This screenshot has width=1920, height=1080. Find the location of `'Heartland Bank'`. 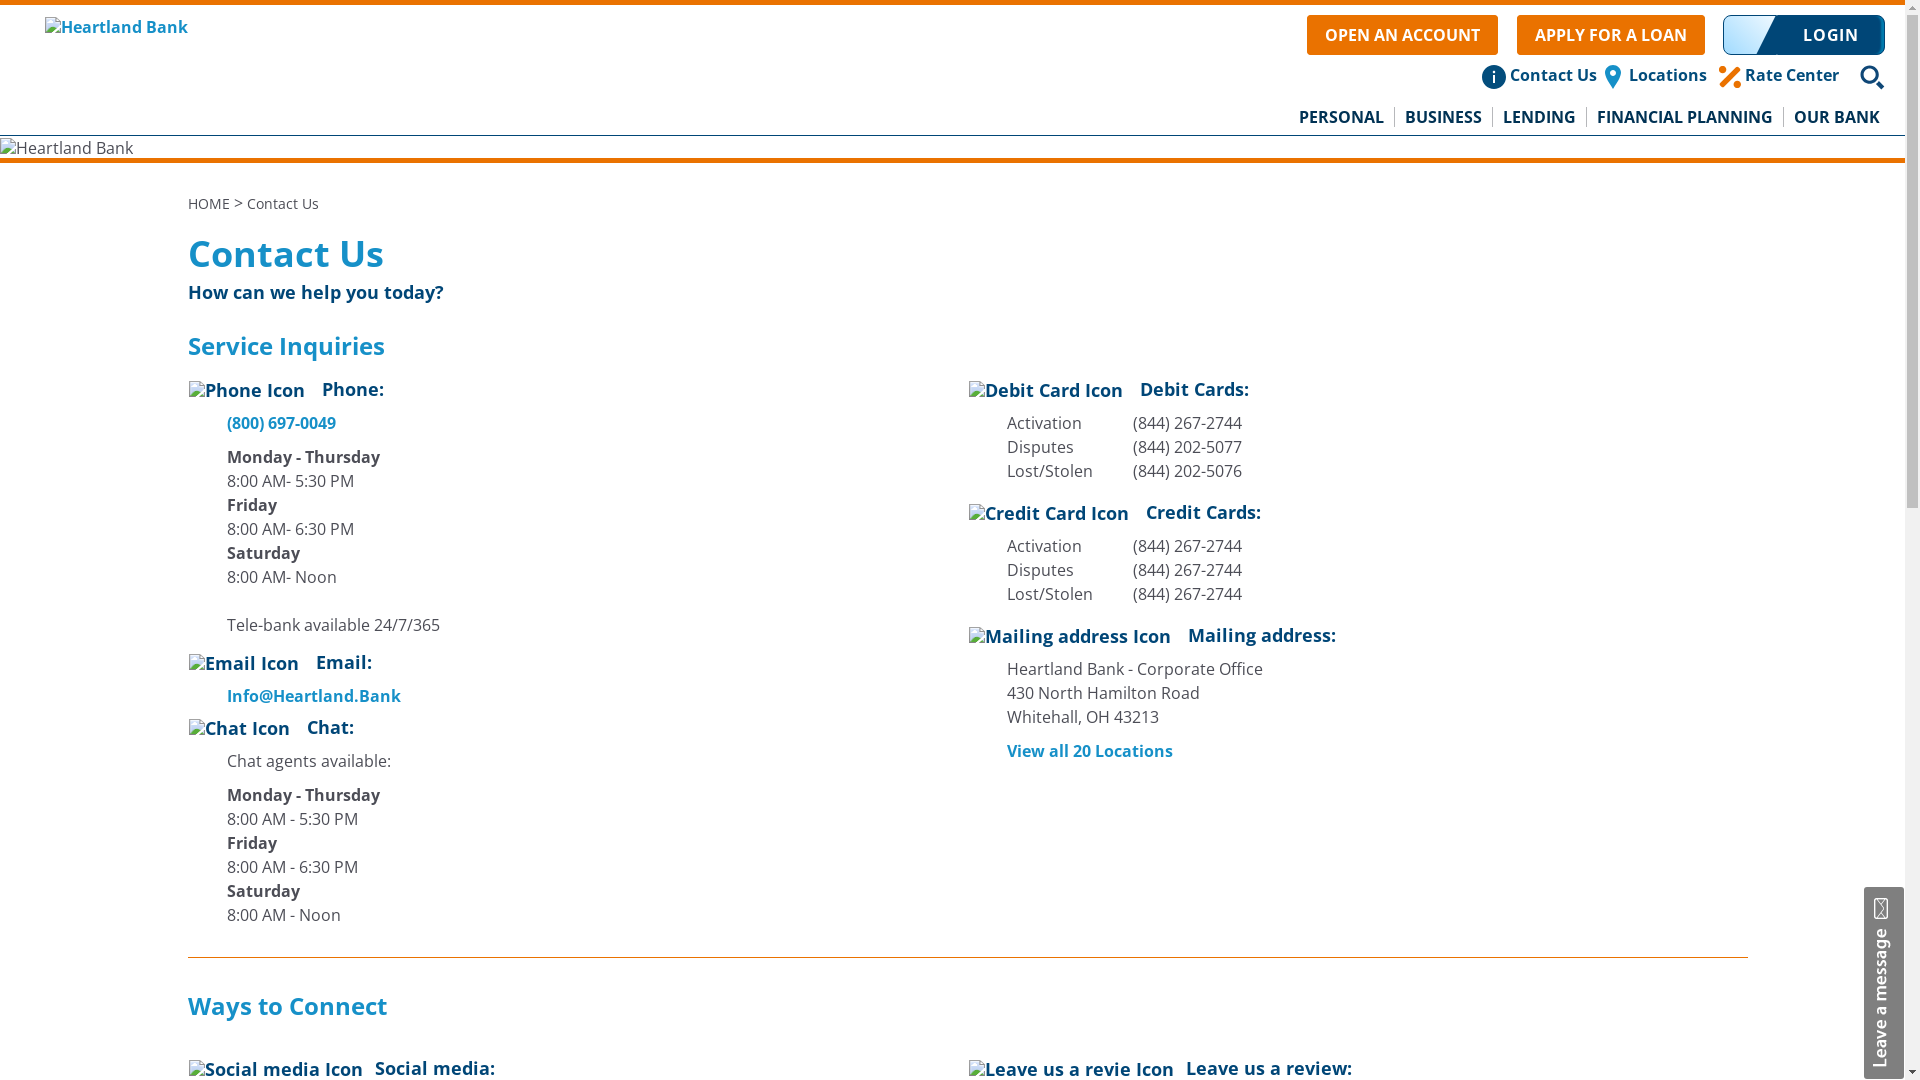

'Heartland Bank' is located at coordinates (66, 146).